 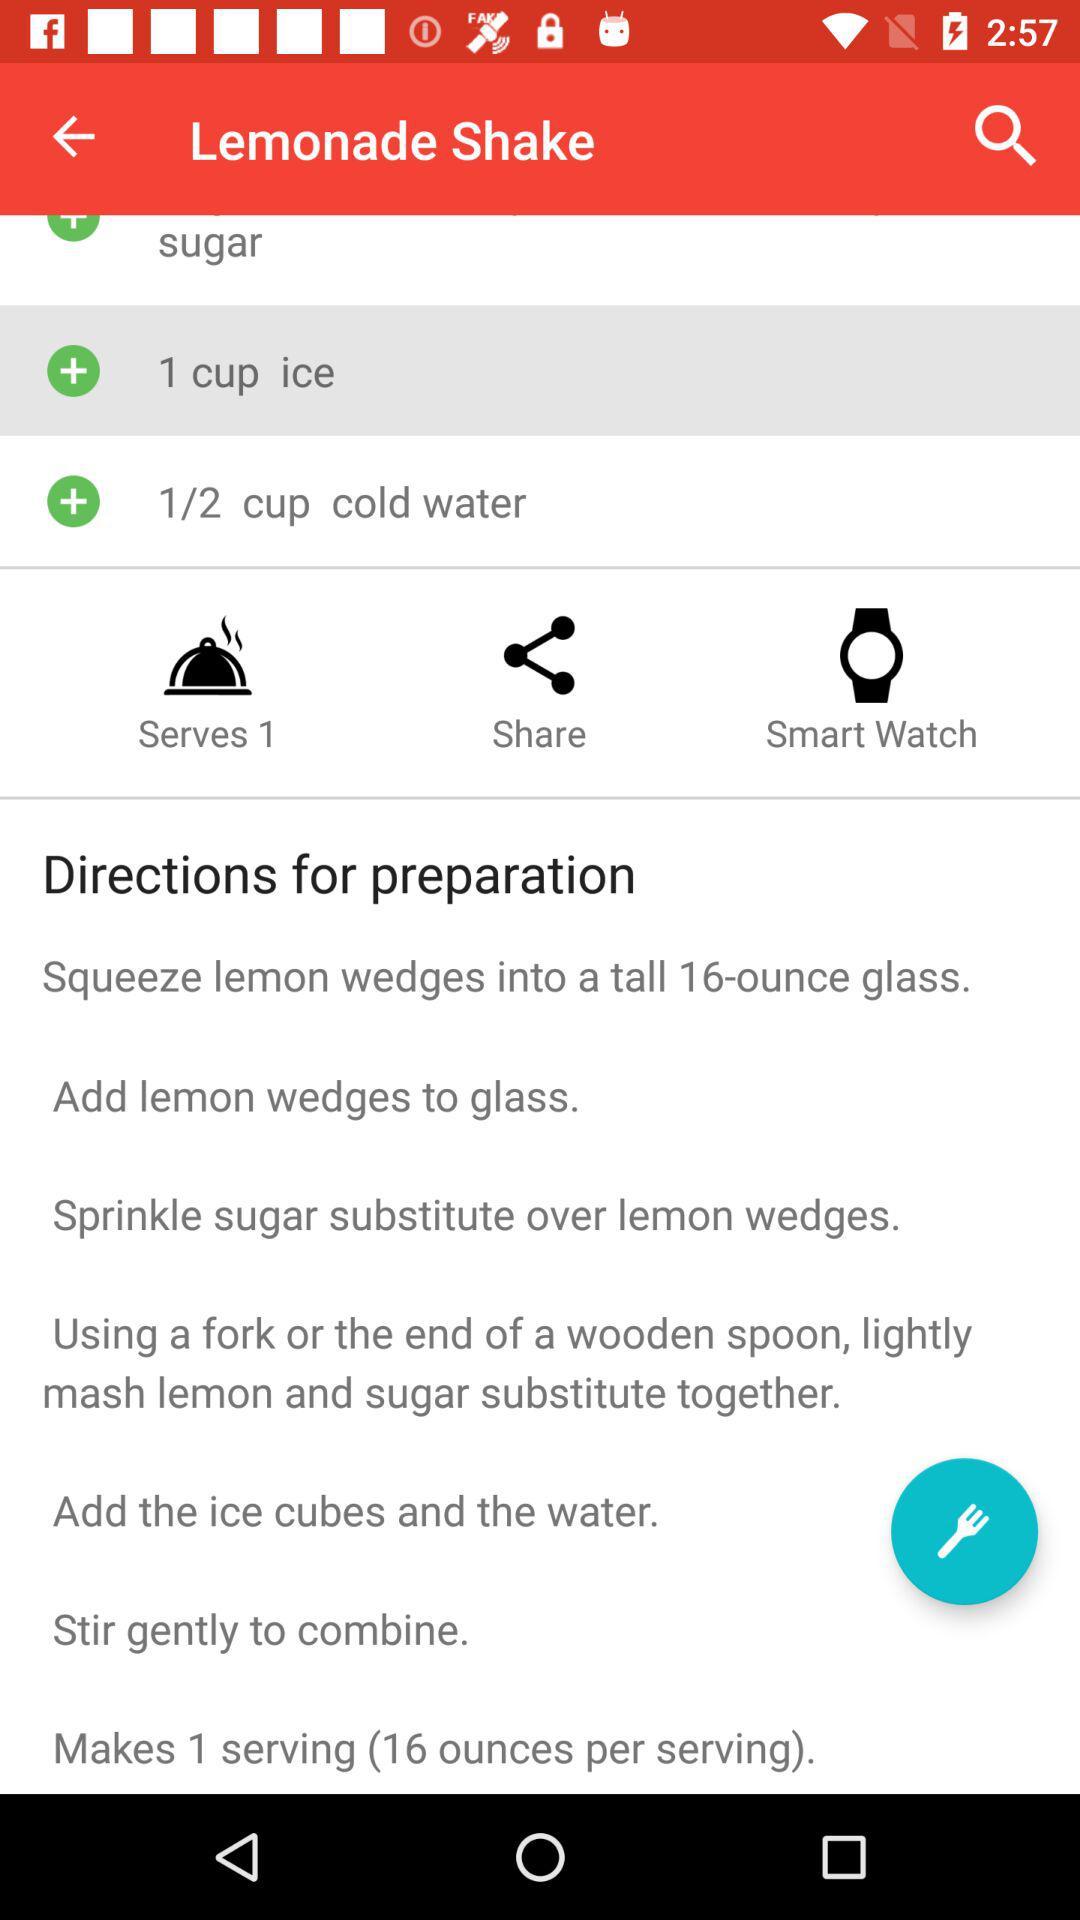 What do you see at coordinates (963, 1530) in the screenshot?
I see `the edit icon` at bounding box center [963, 1530].